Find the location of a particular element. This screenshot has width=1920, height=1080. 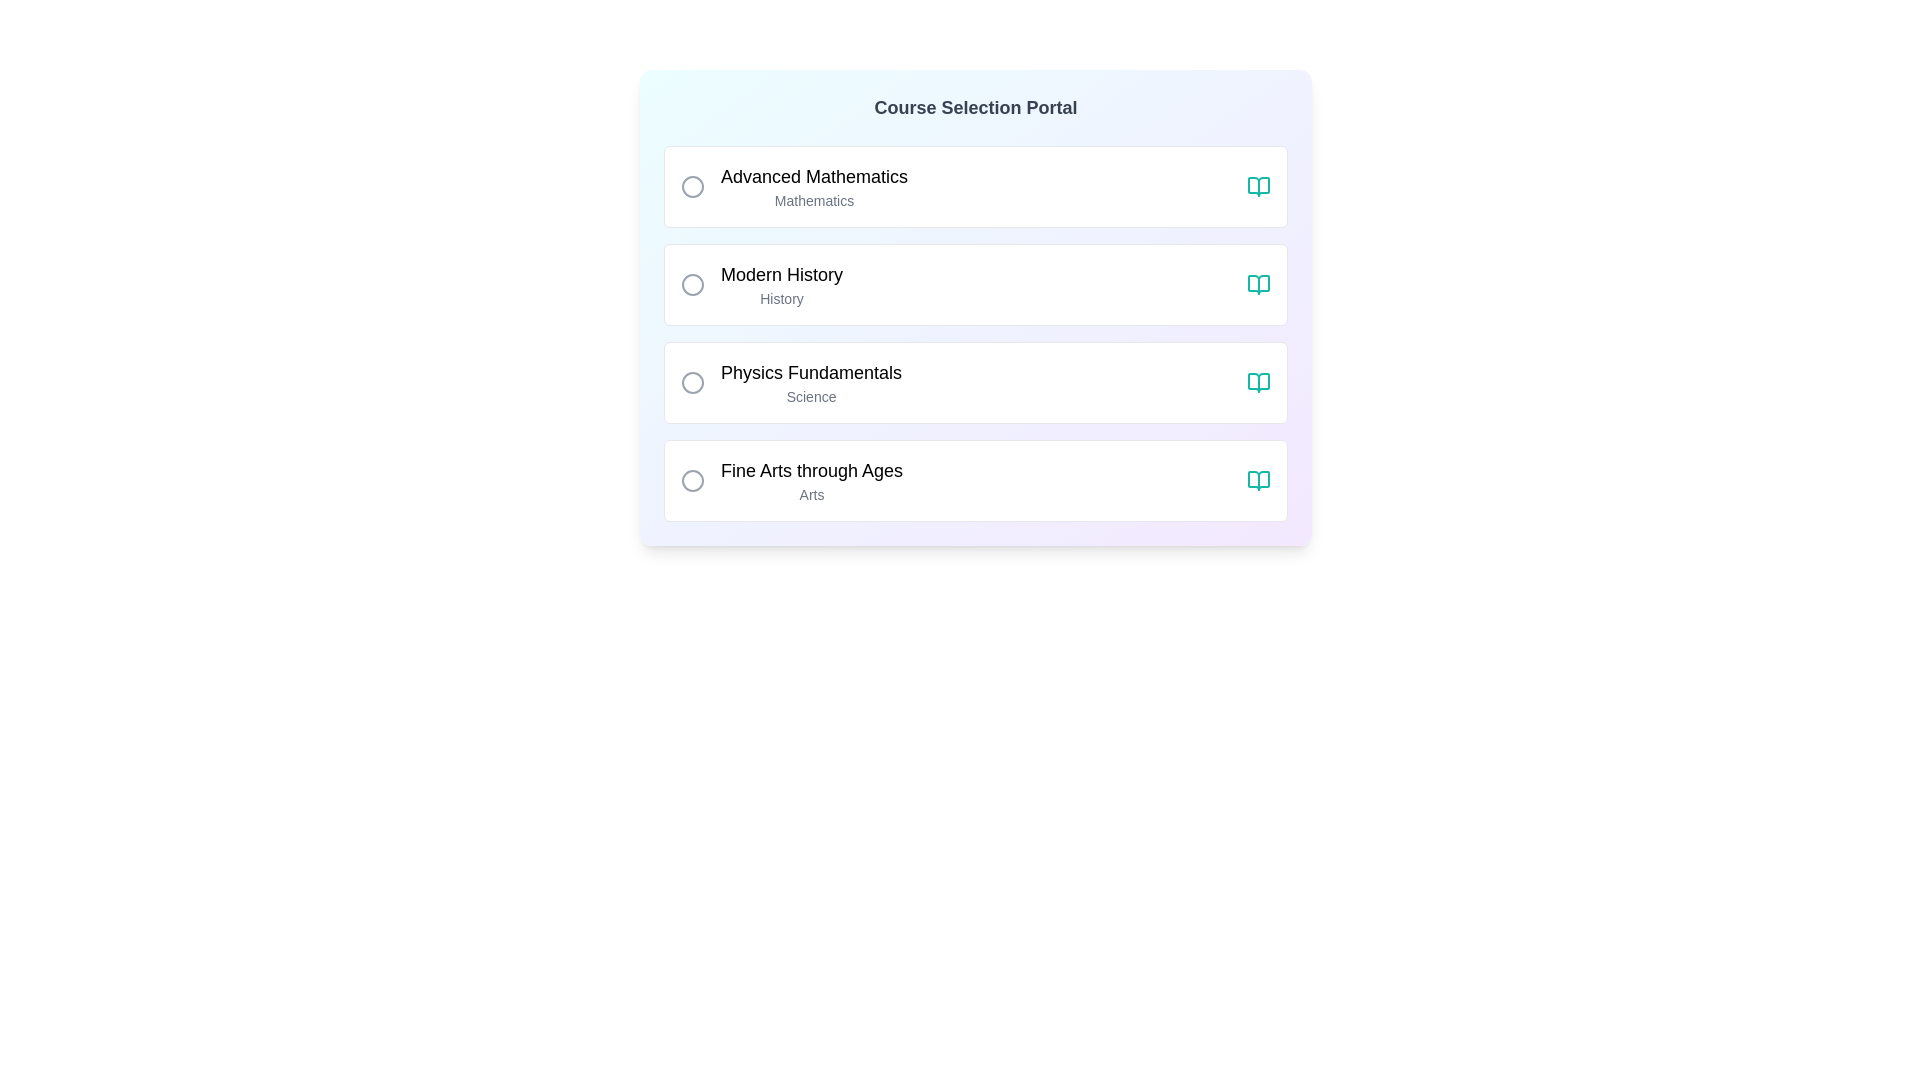

the text label 'Mathematics' which is displayed in a small-sized, gray font, located directly below the 'Advanced Mathematics' title in the first selectable item of the list is located at coordinates (814, 200).